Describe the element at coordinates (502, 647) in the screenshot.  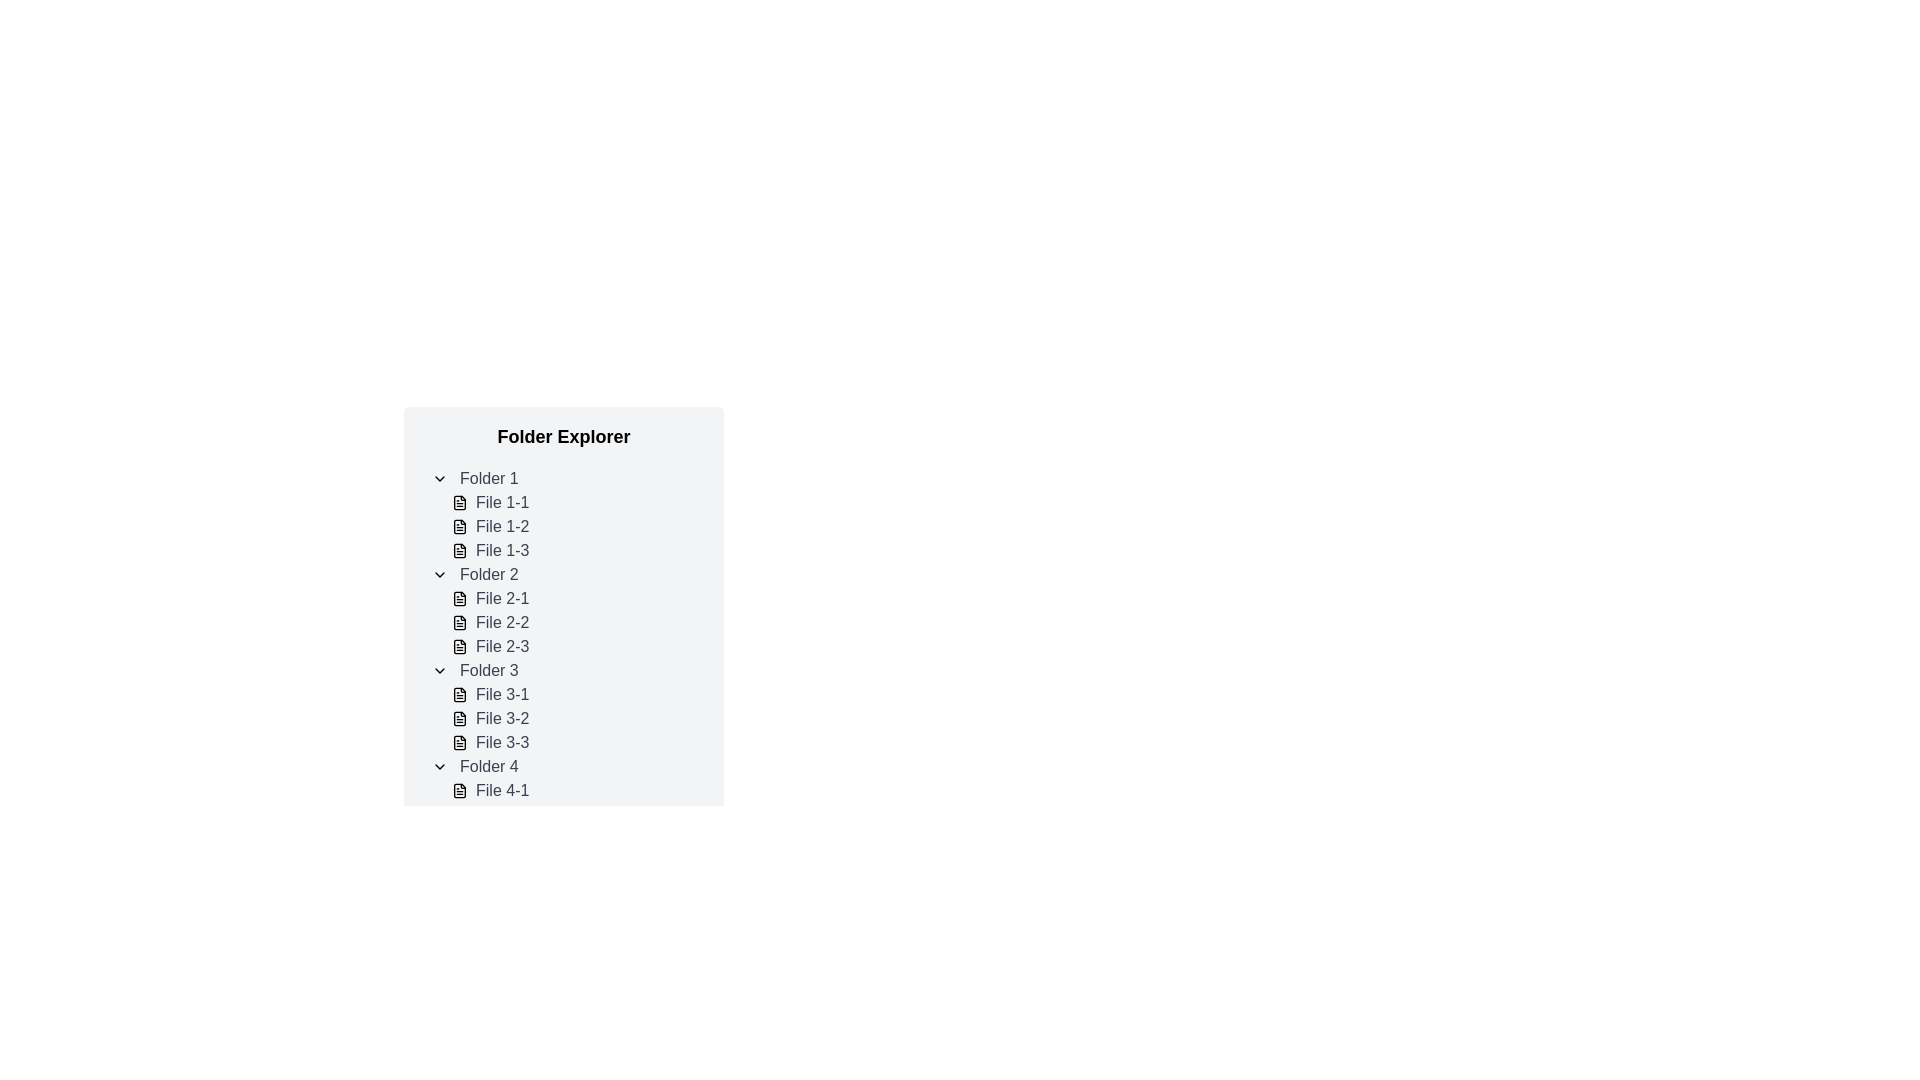
I see `the text label representing the file named 'File 2-3' in the folder browsing interface` at that location.